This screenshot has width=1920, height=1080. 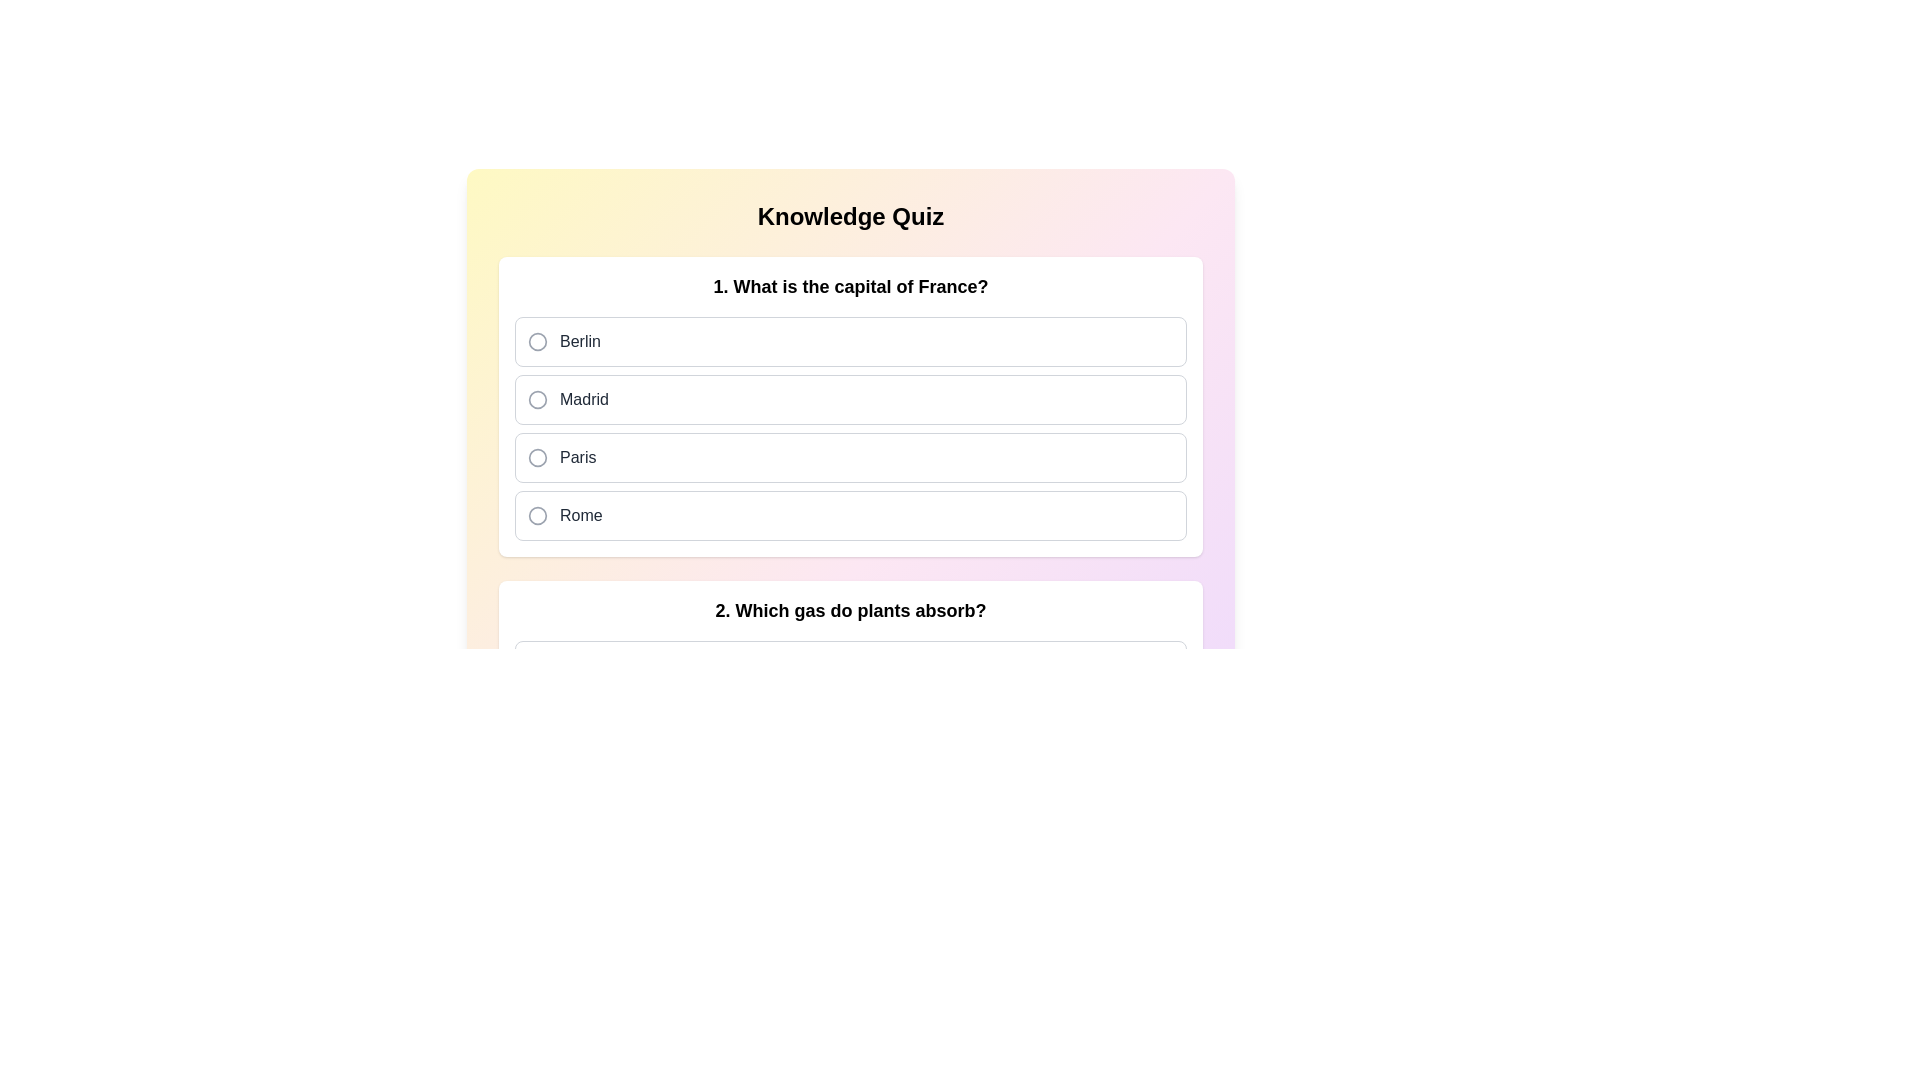 I want to click on the radio button for the answer 'Madrid' located under the question 'What is the capital of France?' in the quiz interface, so click(x=537, y=400).